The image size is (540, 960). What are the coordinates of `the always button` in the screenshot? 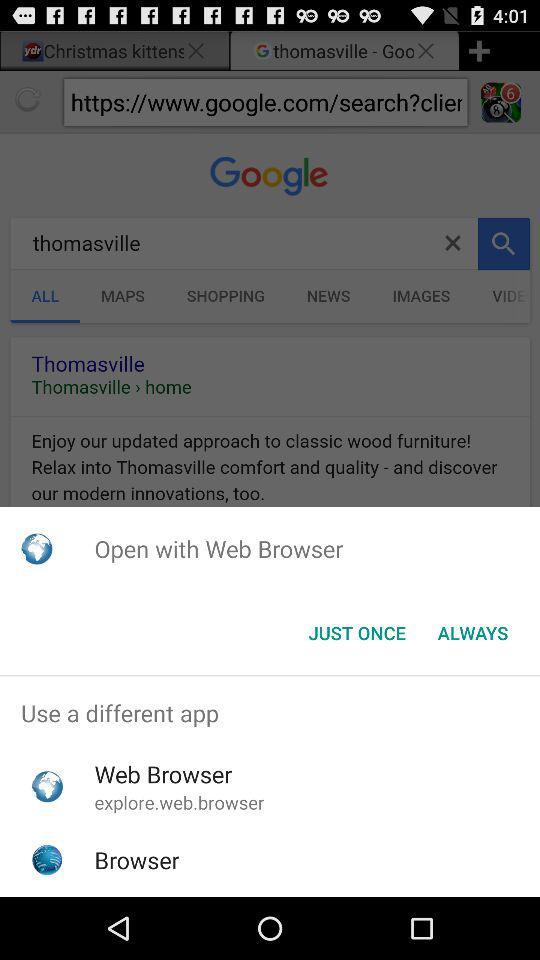 It's located at (472, 632).